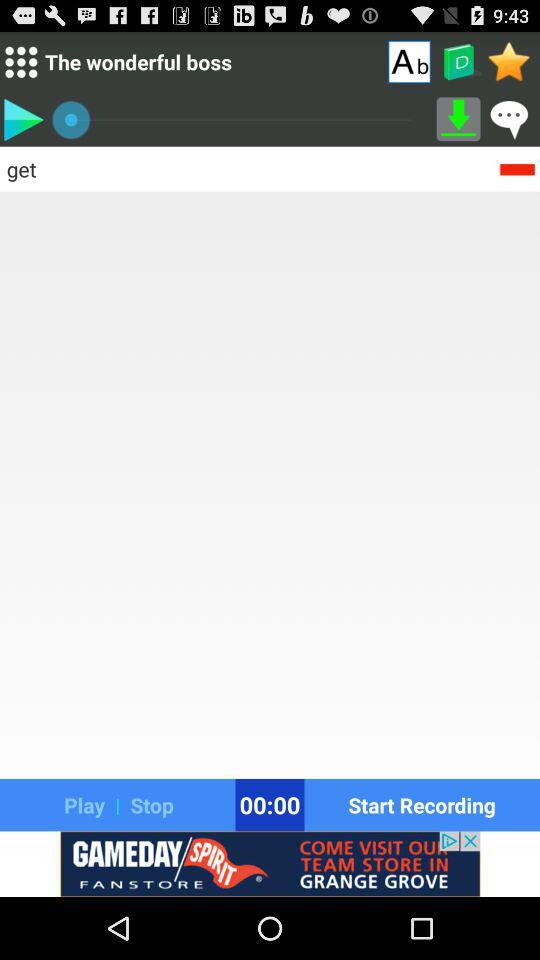 The height and width of the screenshot is (960, 540). Describe the element at coordinates (458, 126) in the screenshot. I see `the file_download icon` at that location.